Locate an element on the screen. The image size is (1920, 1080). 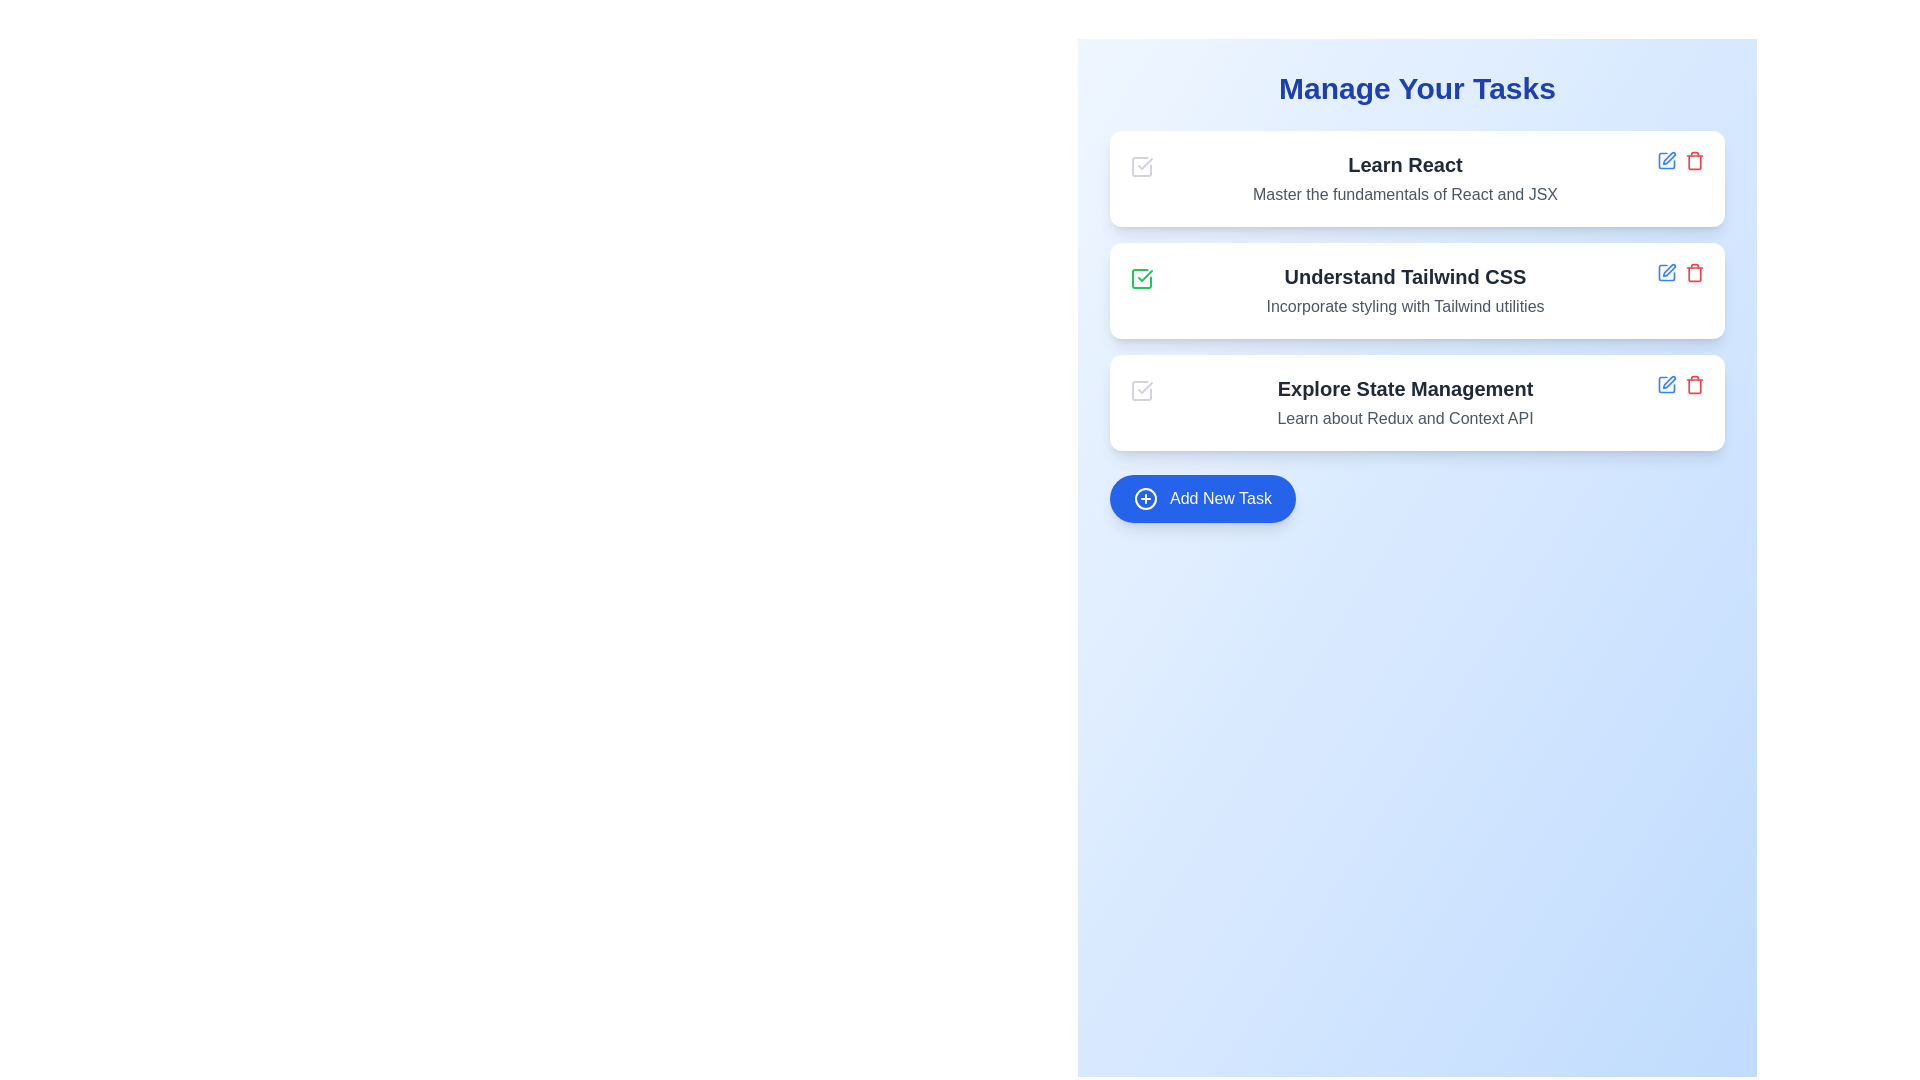
the edit icon located to the right of the 'Learn React' task in the task list is located at coordinates (1669, 157).